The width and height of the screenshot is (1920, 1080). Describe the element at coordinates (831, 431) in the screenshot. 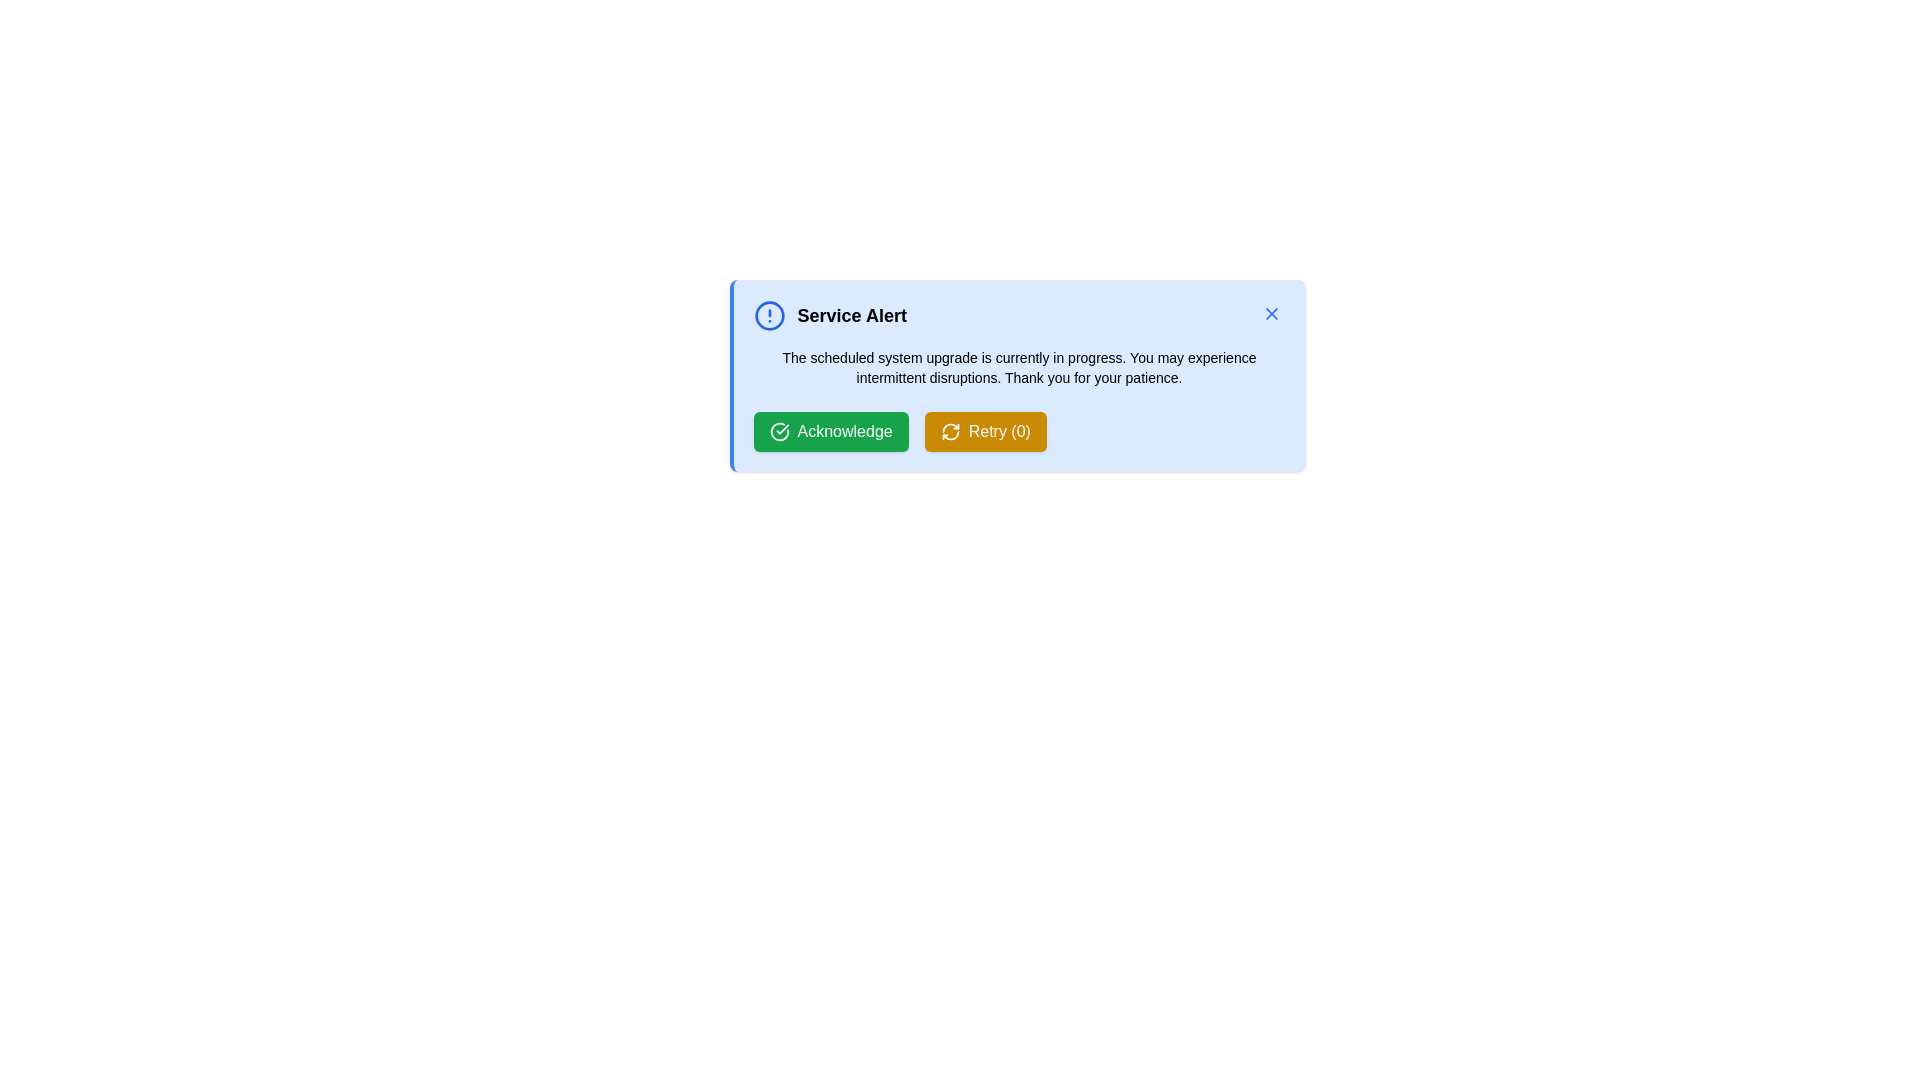

I see `the 'Acknowledge' button to acknowledge the alert` at that location.